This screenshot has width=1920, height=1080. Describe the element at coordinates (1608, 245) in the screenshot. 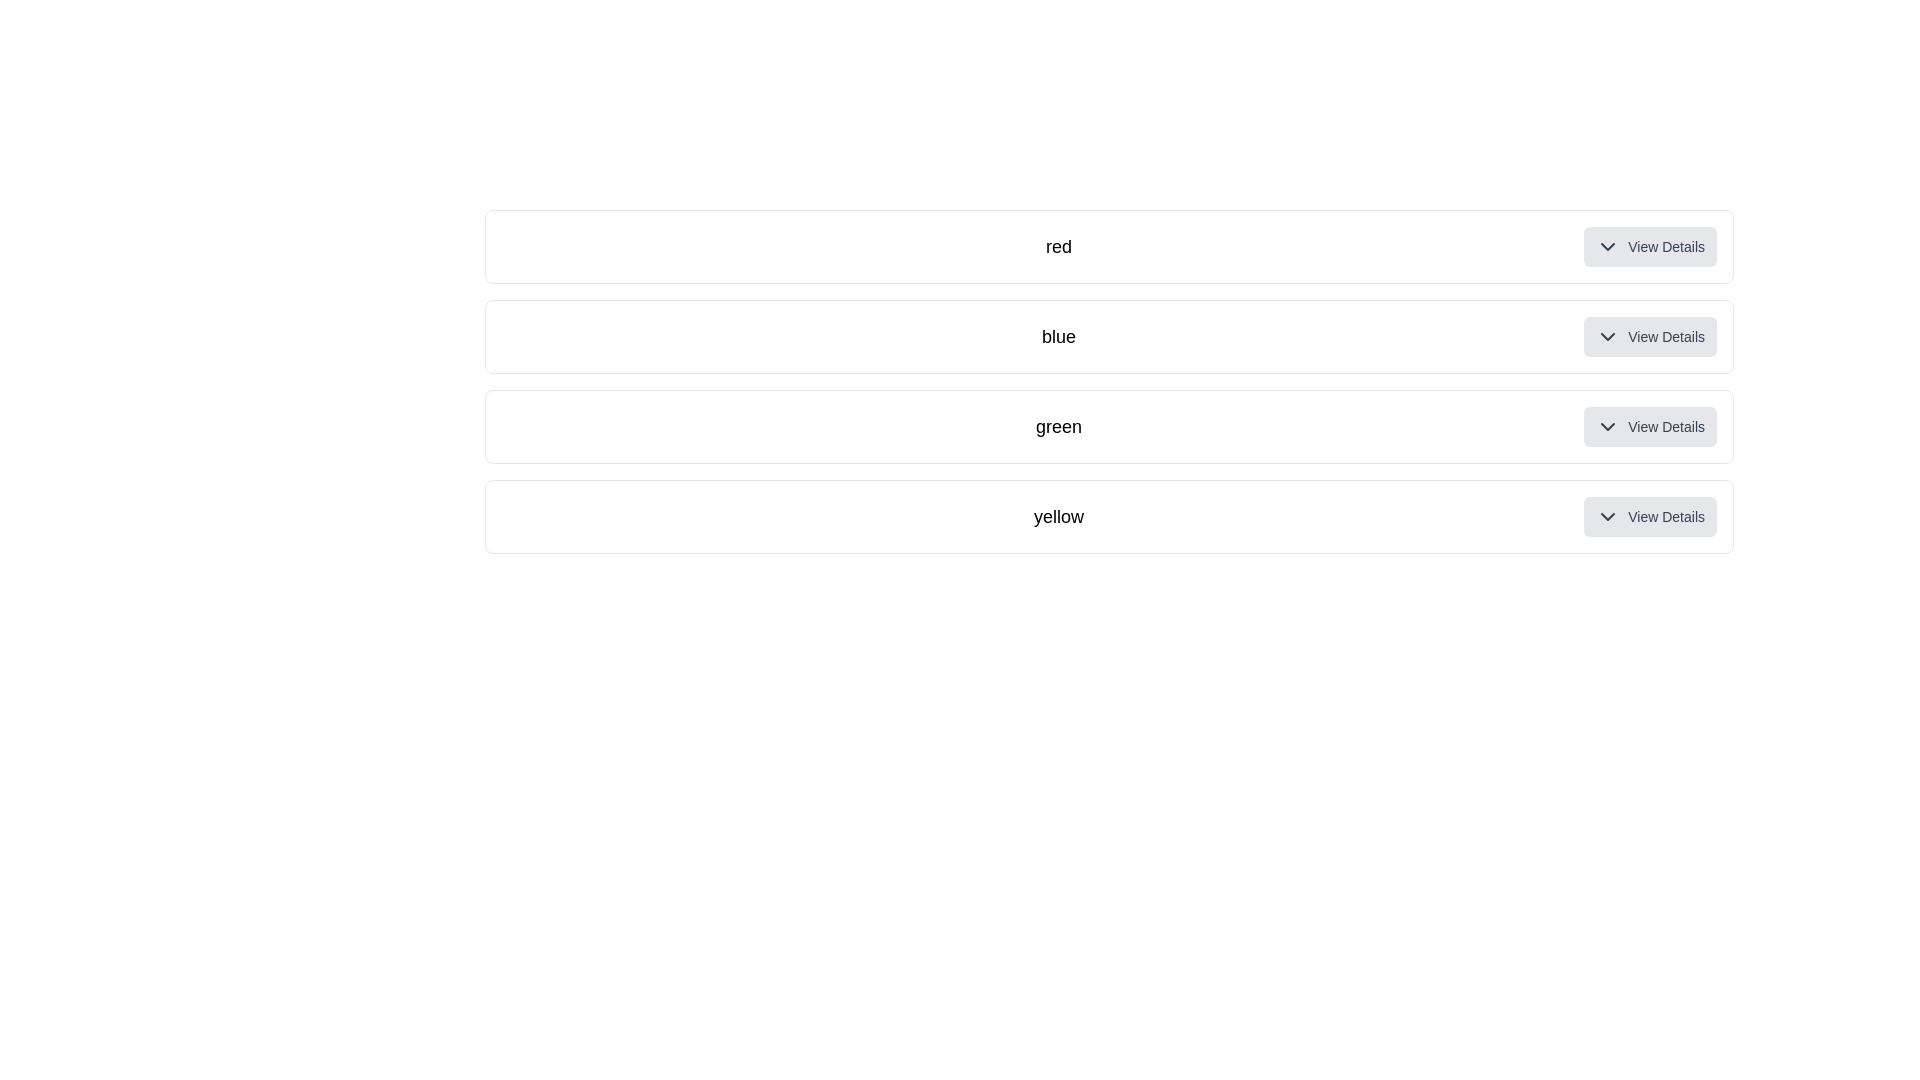

I see `the downward-pointing chevron icon located immediately to the left of the 'View Details' text` at that location.